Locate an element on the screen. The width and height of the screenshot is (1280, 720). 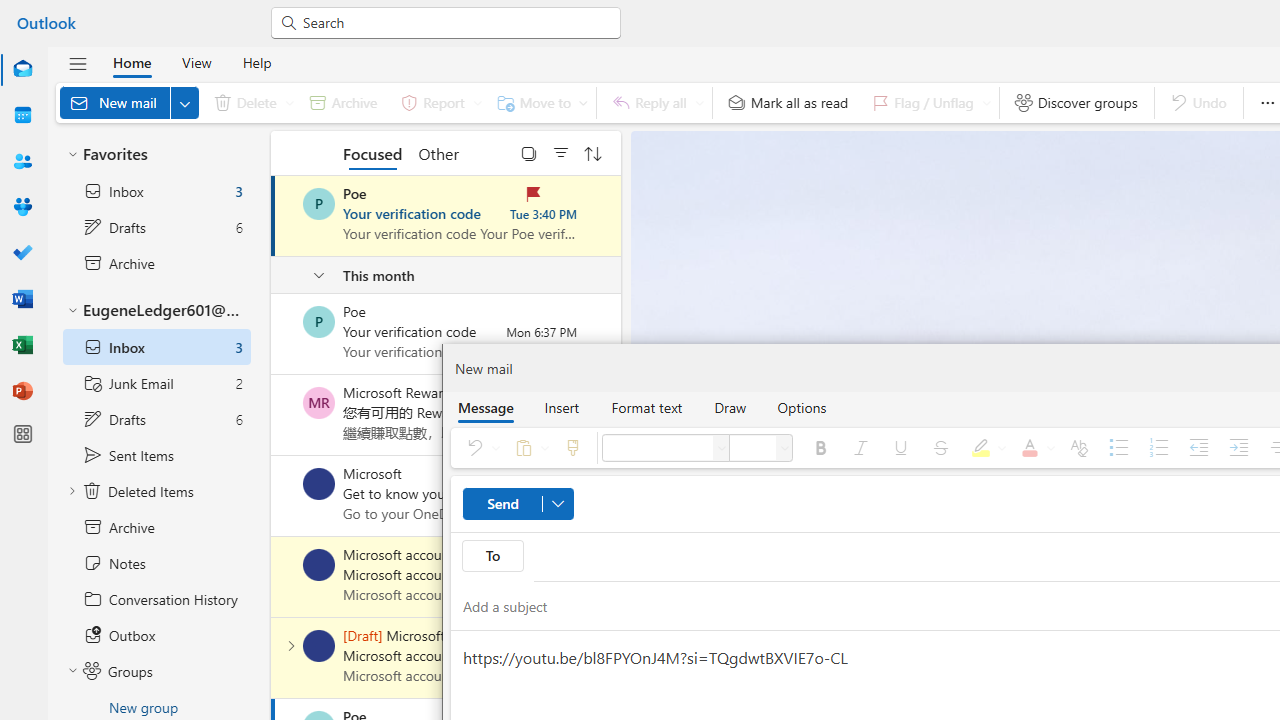
'Format text' is located at coordinates (647, 406).